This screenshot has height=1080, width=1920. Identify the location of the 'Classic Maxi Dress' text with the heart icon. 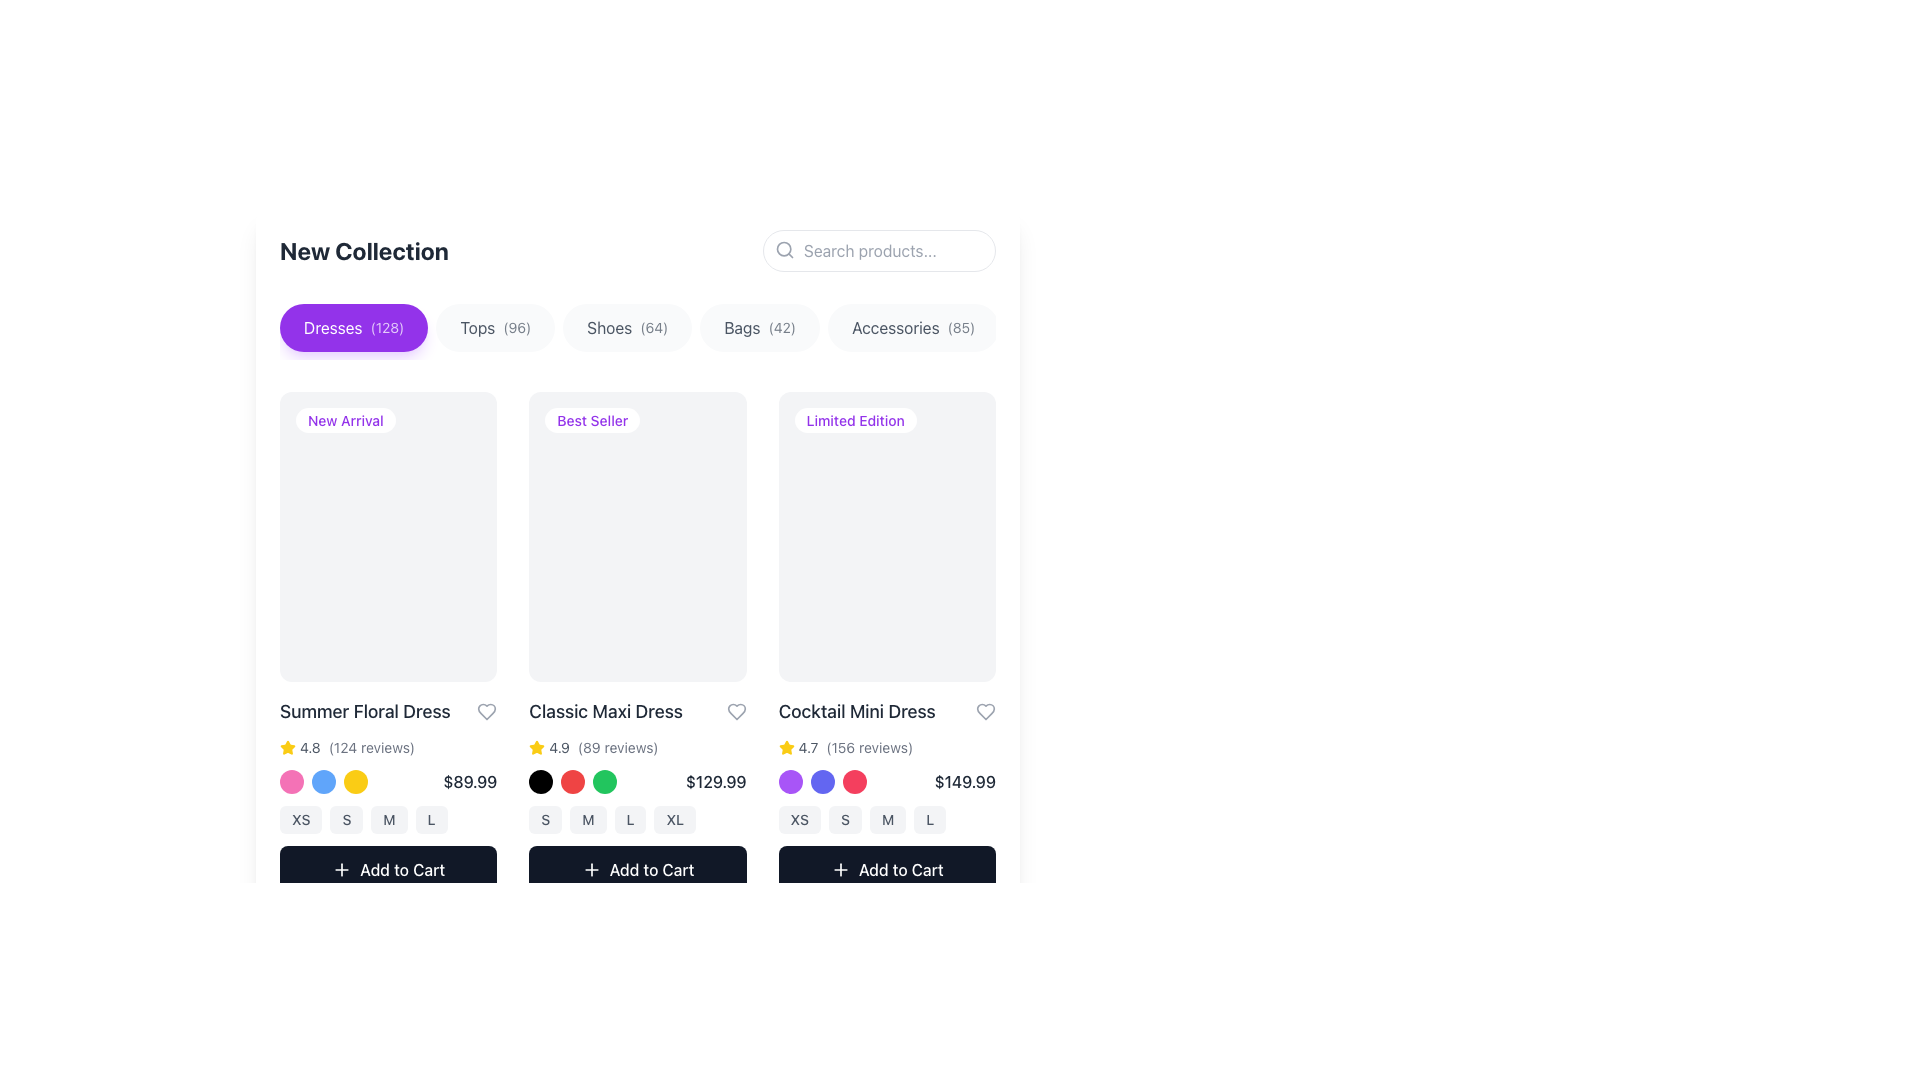
(637, 710).